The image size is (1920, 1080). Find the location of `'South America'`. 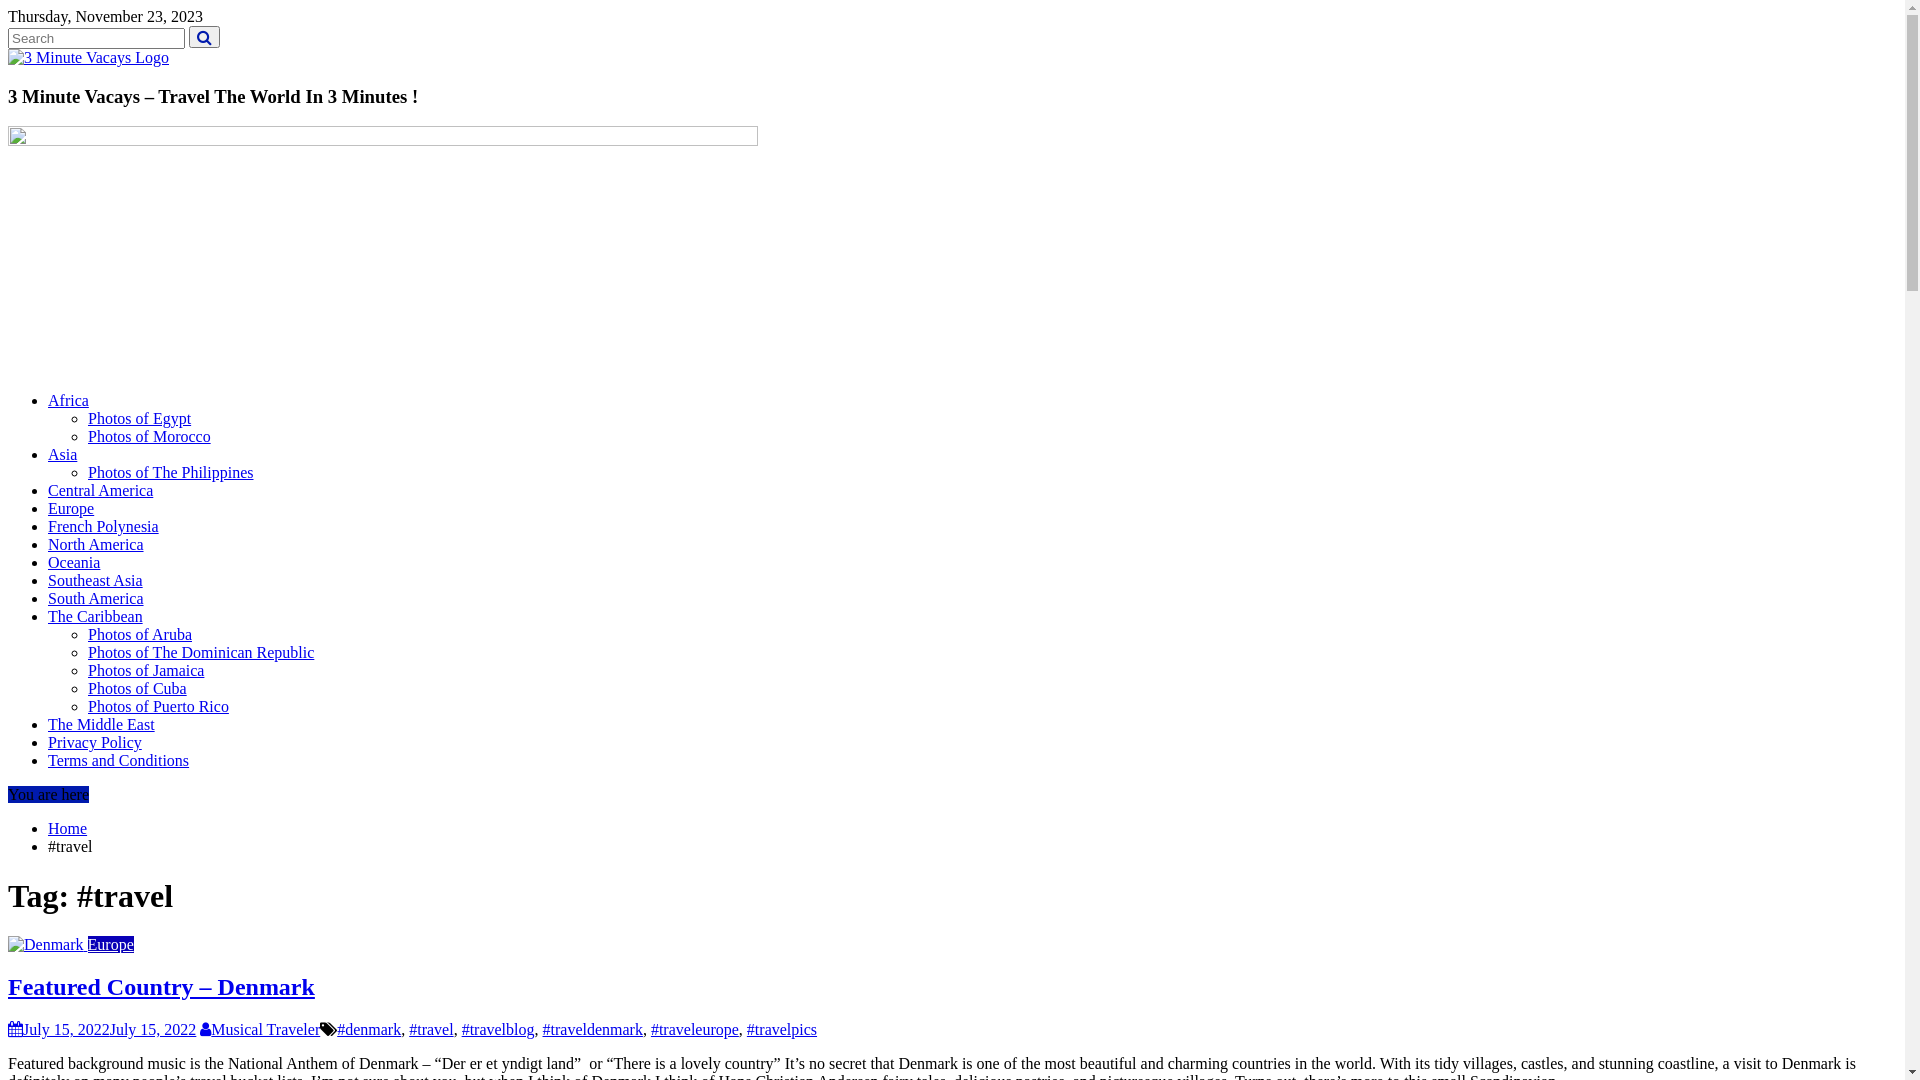

'South America' is located at coordinates (95, 597).